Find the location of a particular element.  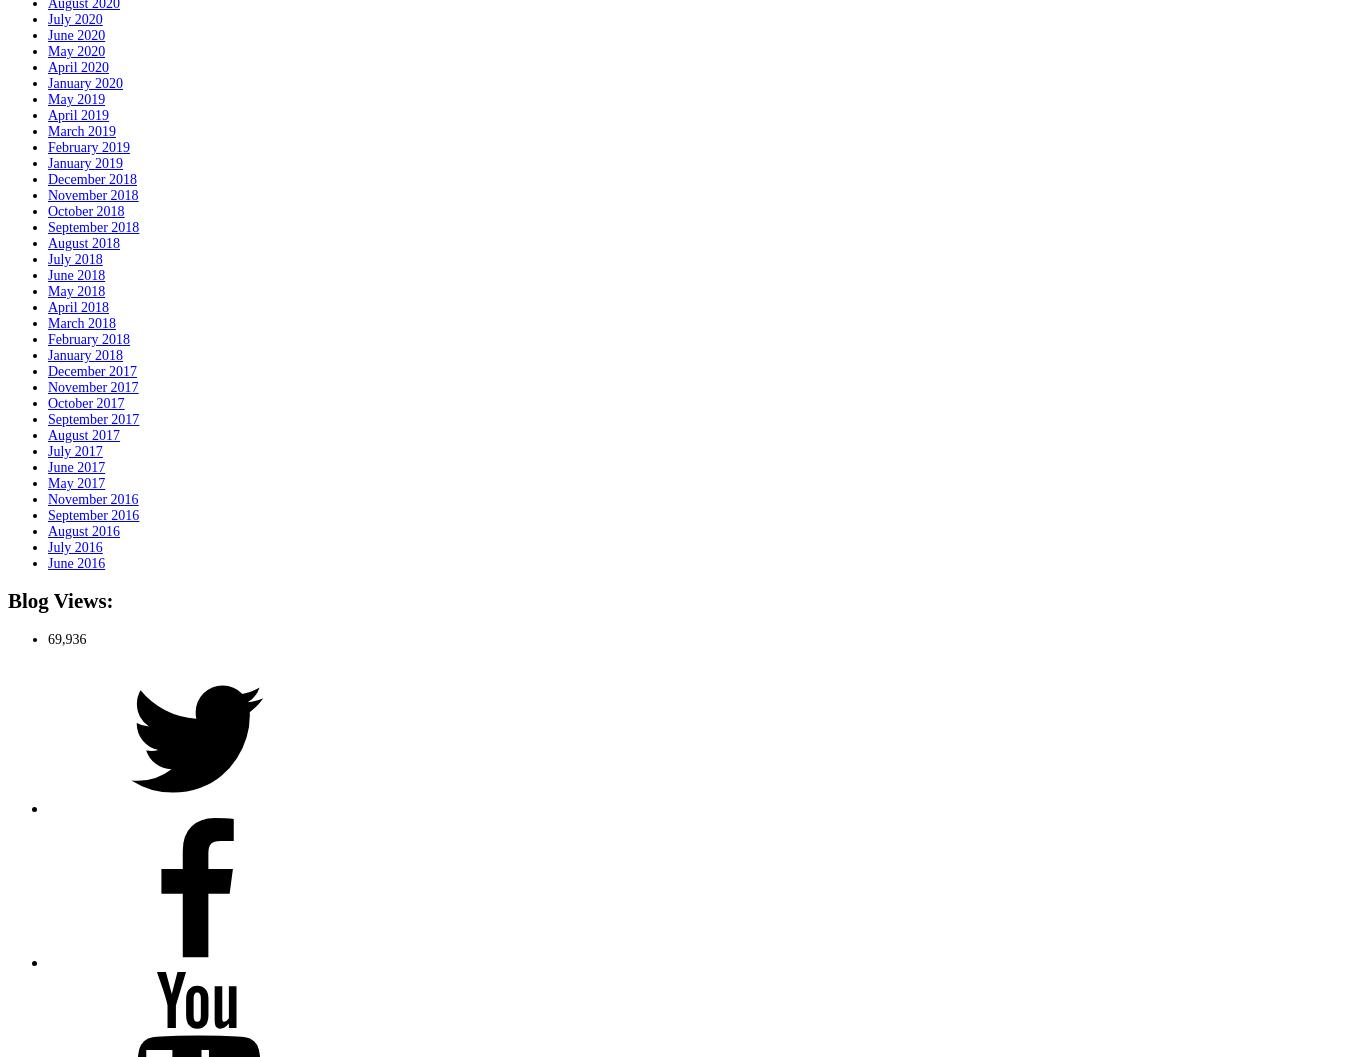

'July 2016' is located at coordinates (74, 545).